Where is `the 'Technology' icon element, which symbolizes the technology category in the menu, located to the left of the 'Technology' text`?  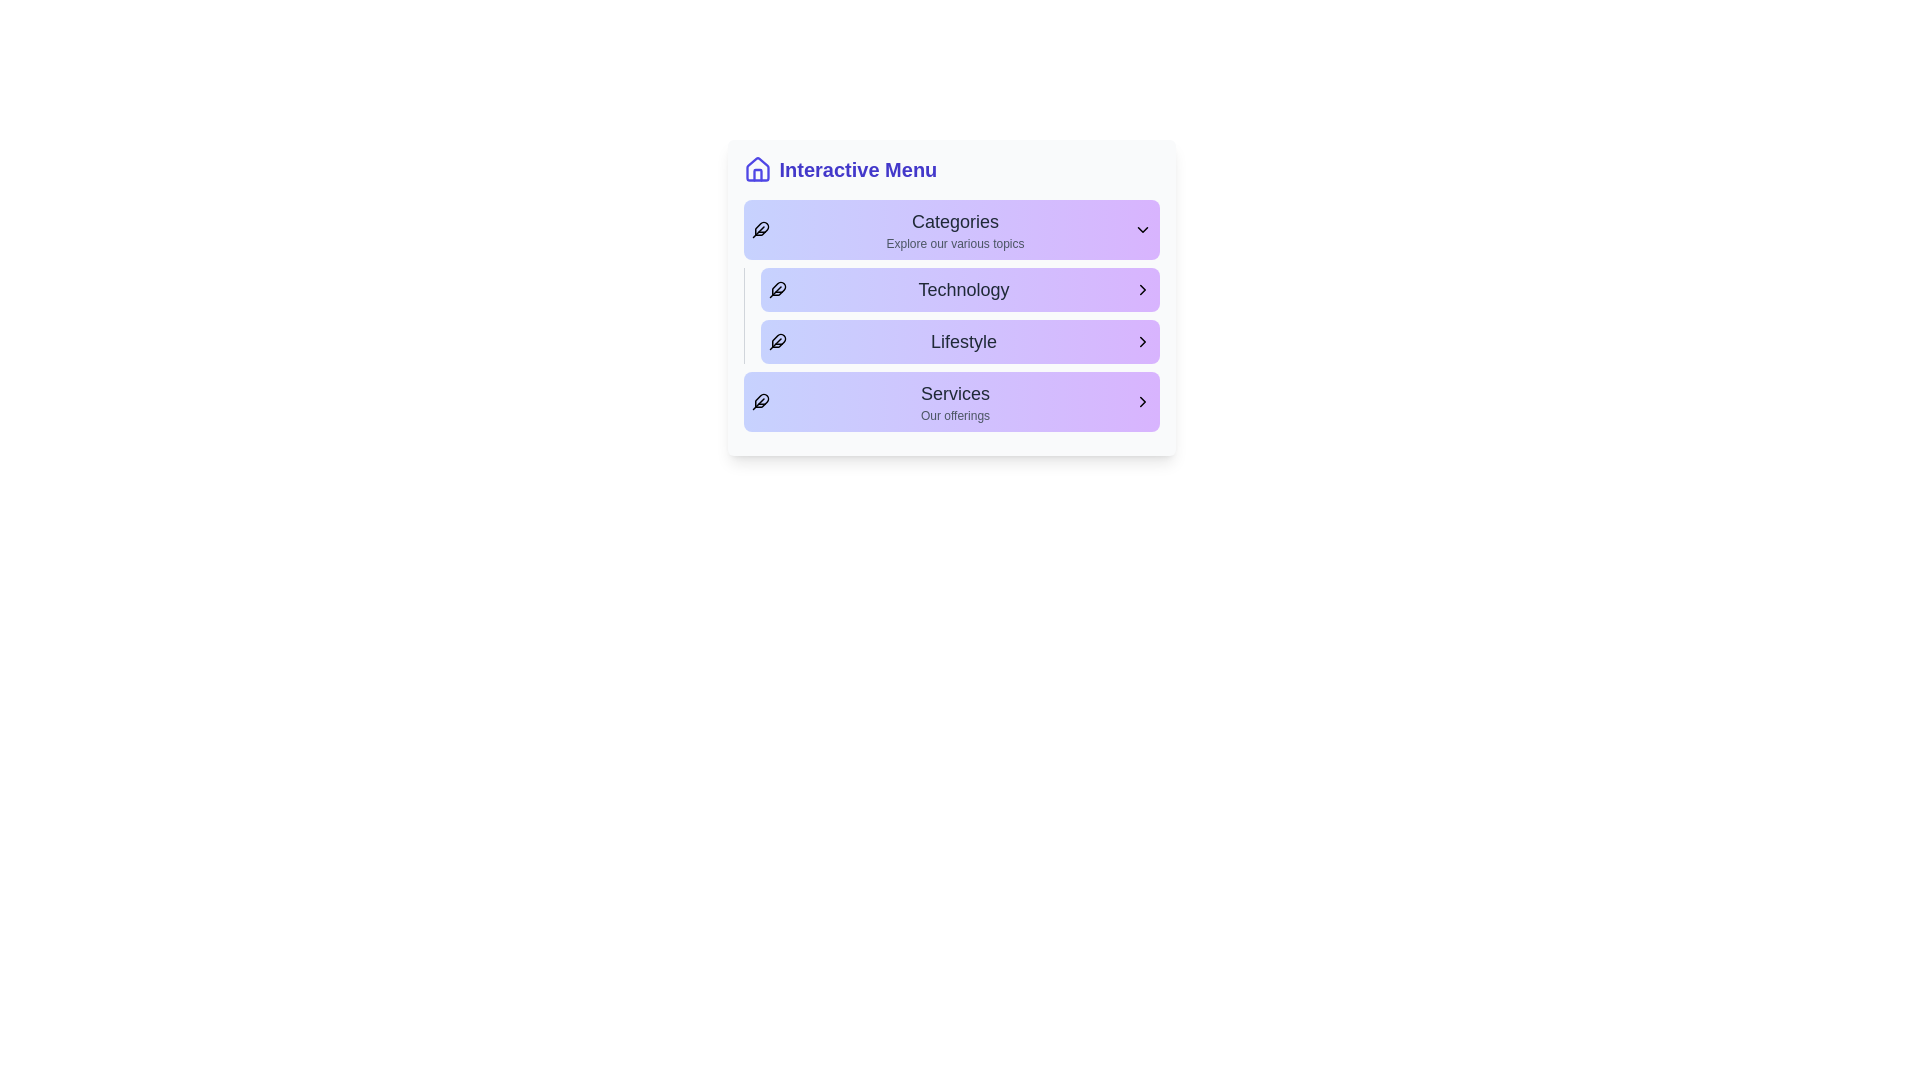 the 'Technology' icon element, which symbolizes the technology category in the menu, located to the left of the 'Technology' text is located at coordinates (776, 289).